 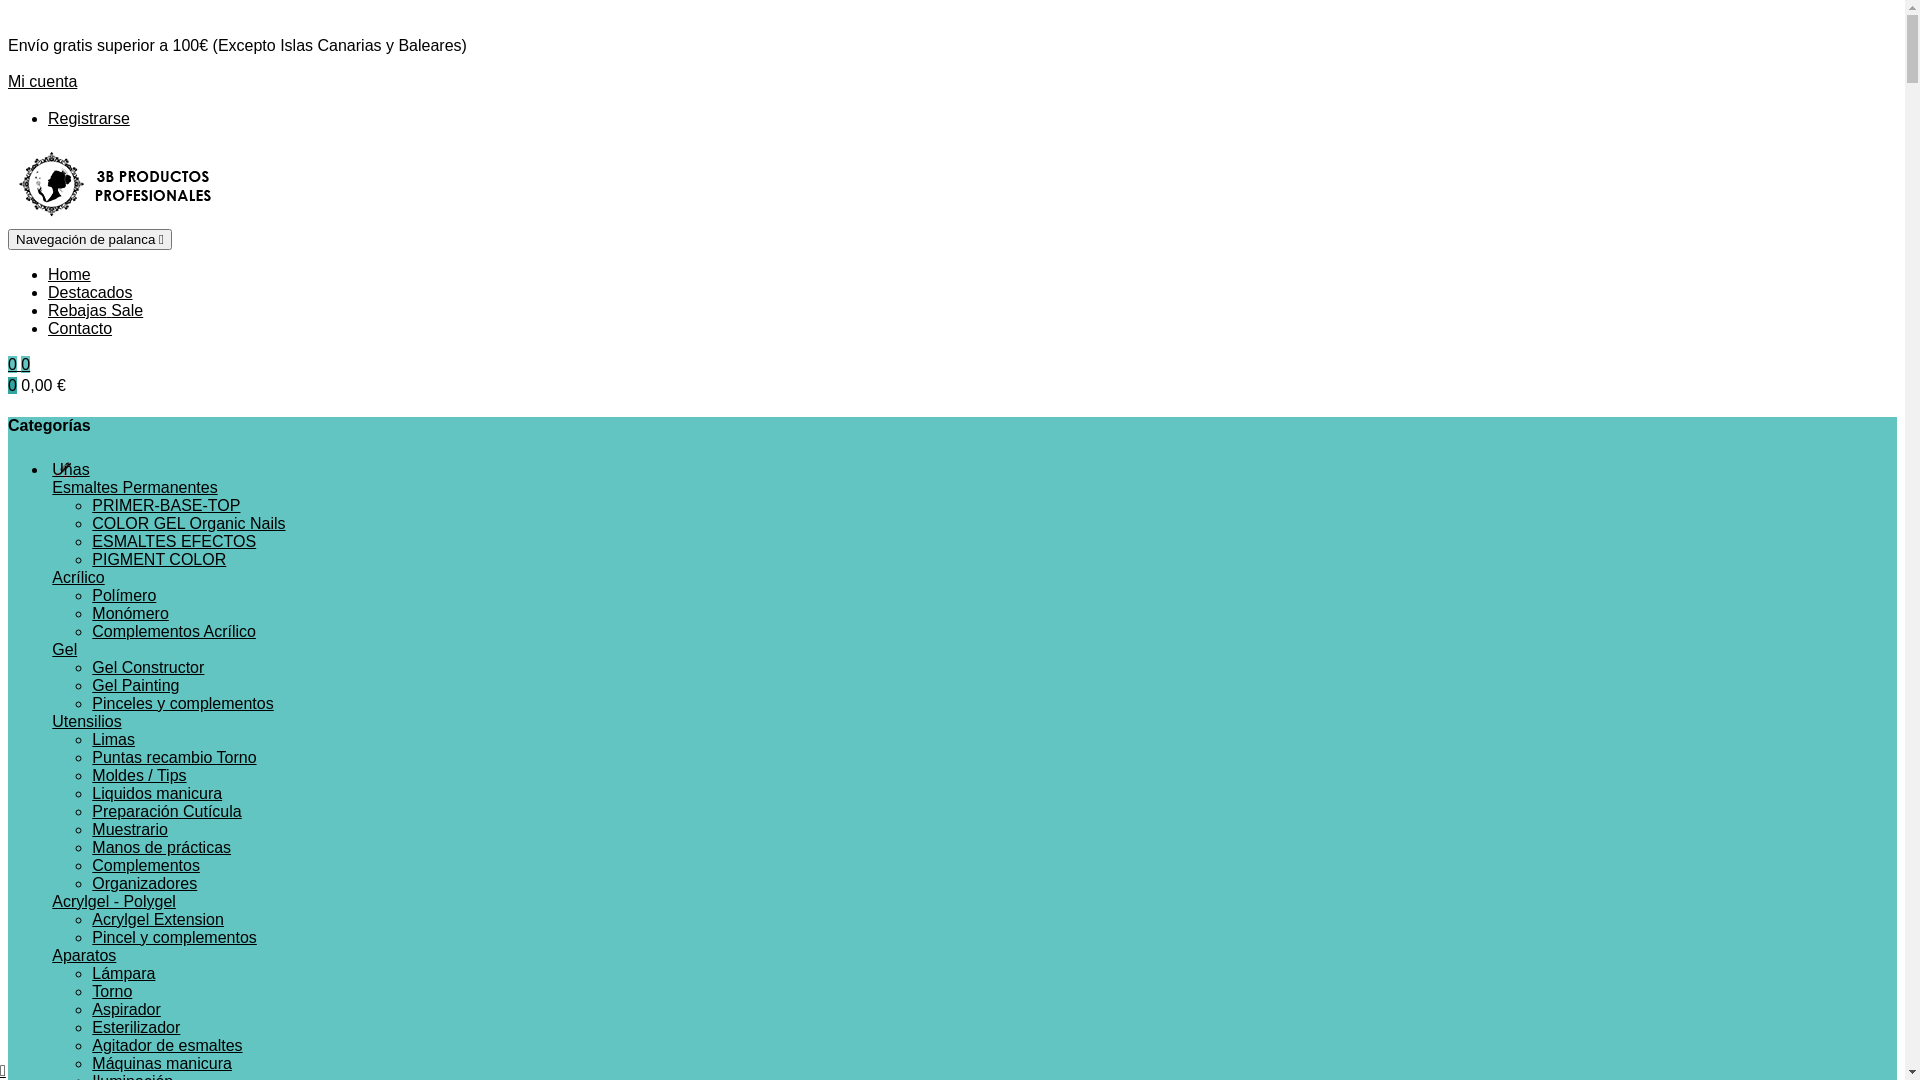 I want to click on 'Organizadores', so click(x=143, y=882).